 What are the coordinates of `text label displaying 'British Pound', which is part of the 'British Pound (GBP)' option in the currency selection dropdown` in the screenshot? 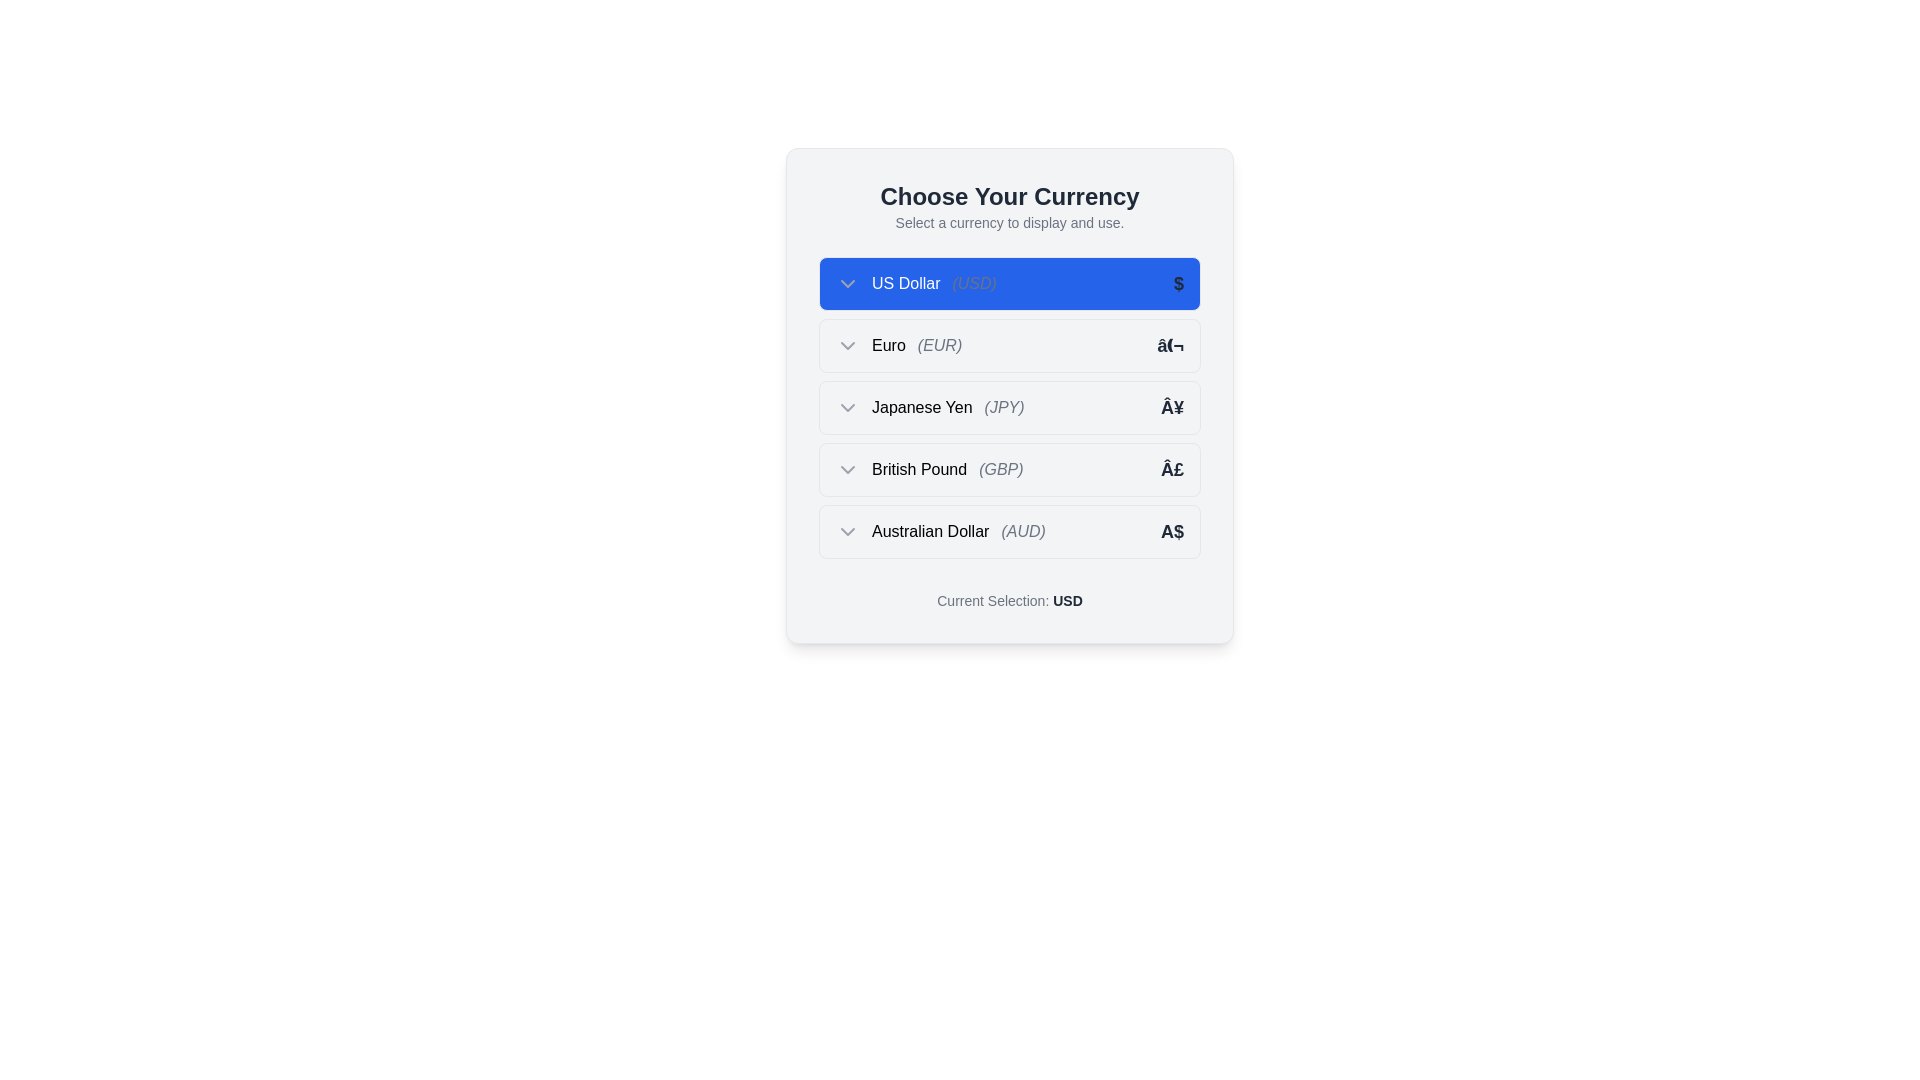 It's located at (918, 470).